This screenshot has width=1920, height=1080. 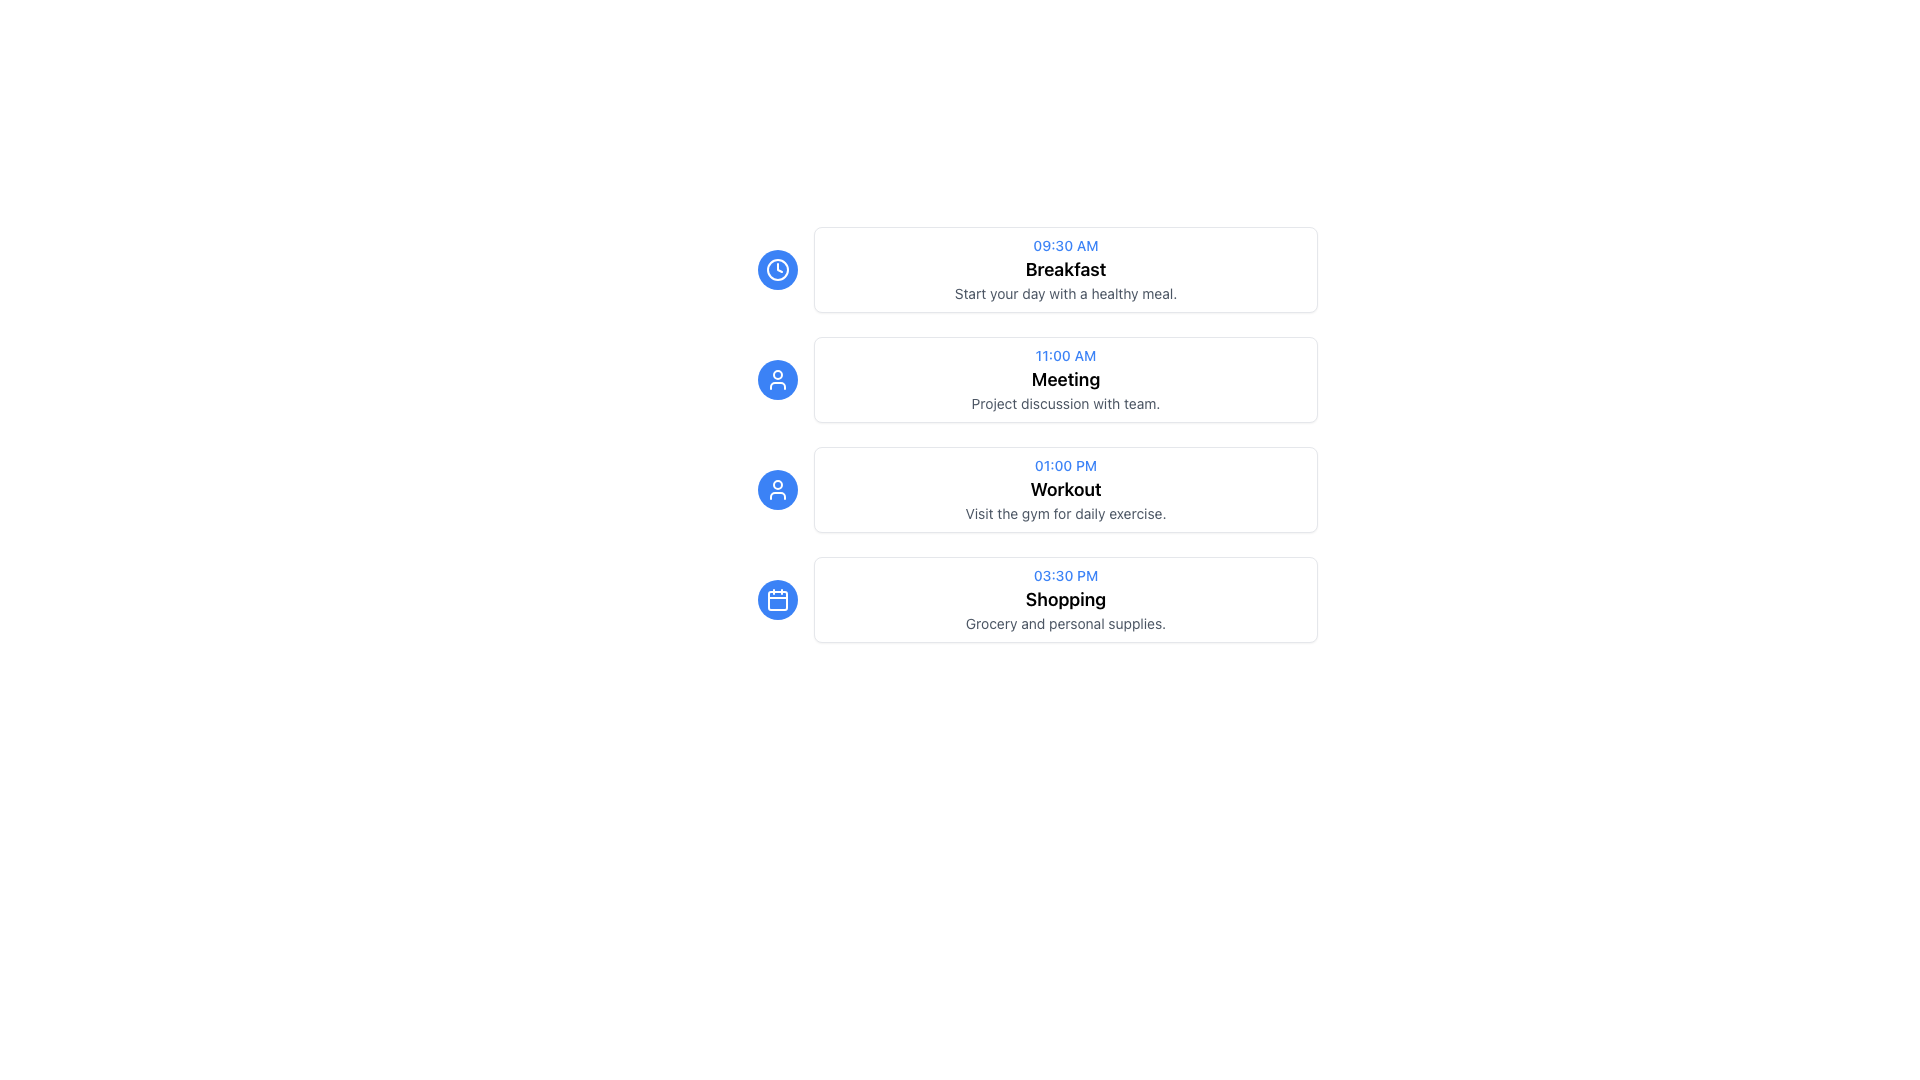 What do you see at coordinates (1030, 270) in the screenshot?
I see `the informational card titled 'Breakfast' which provides details about the event at '09:30 AM' and includes the note 'Start your day with a healthy meal.'` at bounding box center [1030, 270].